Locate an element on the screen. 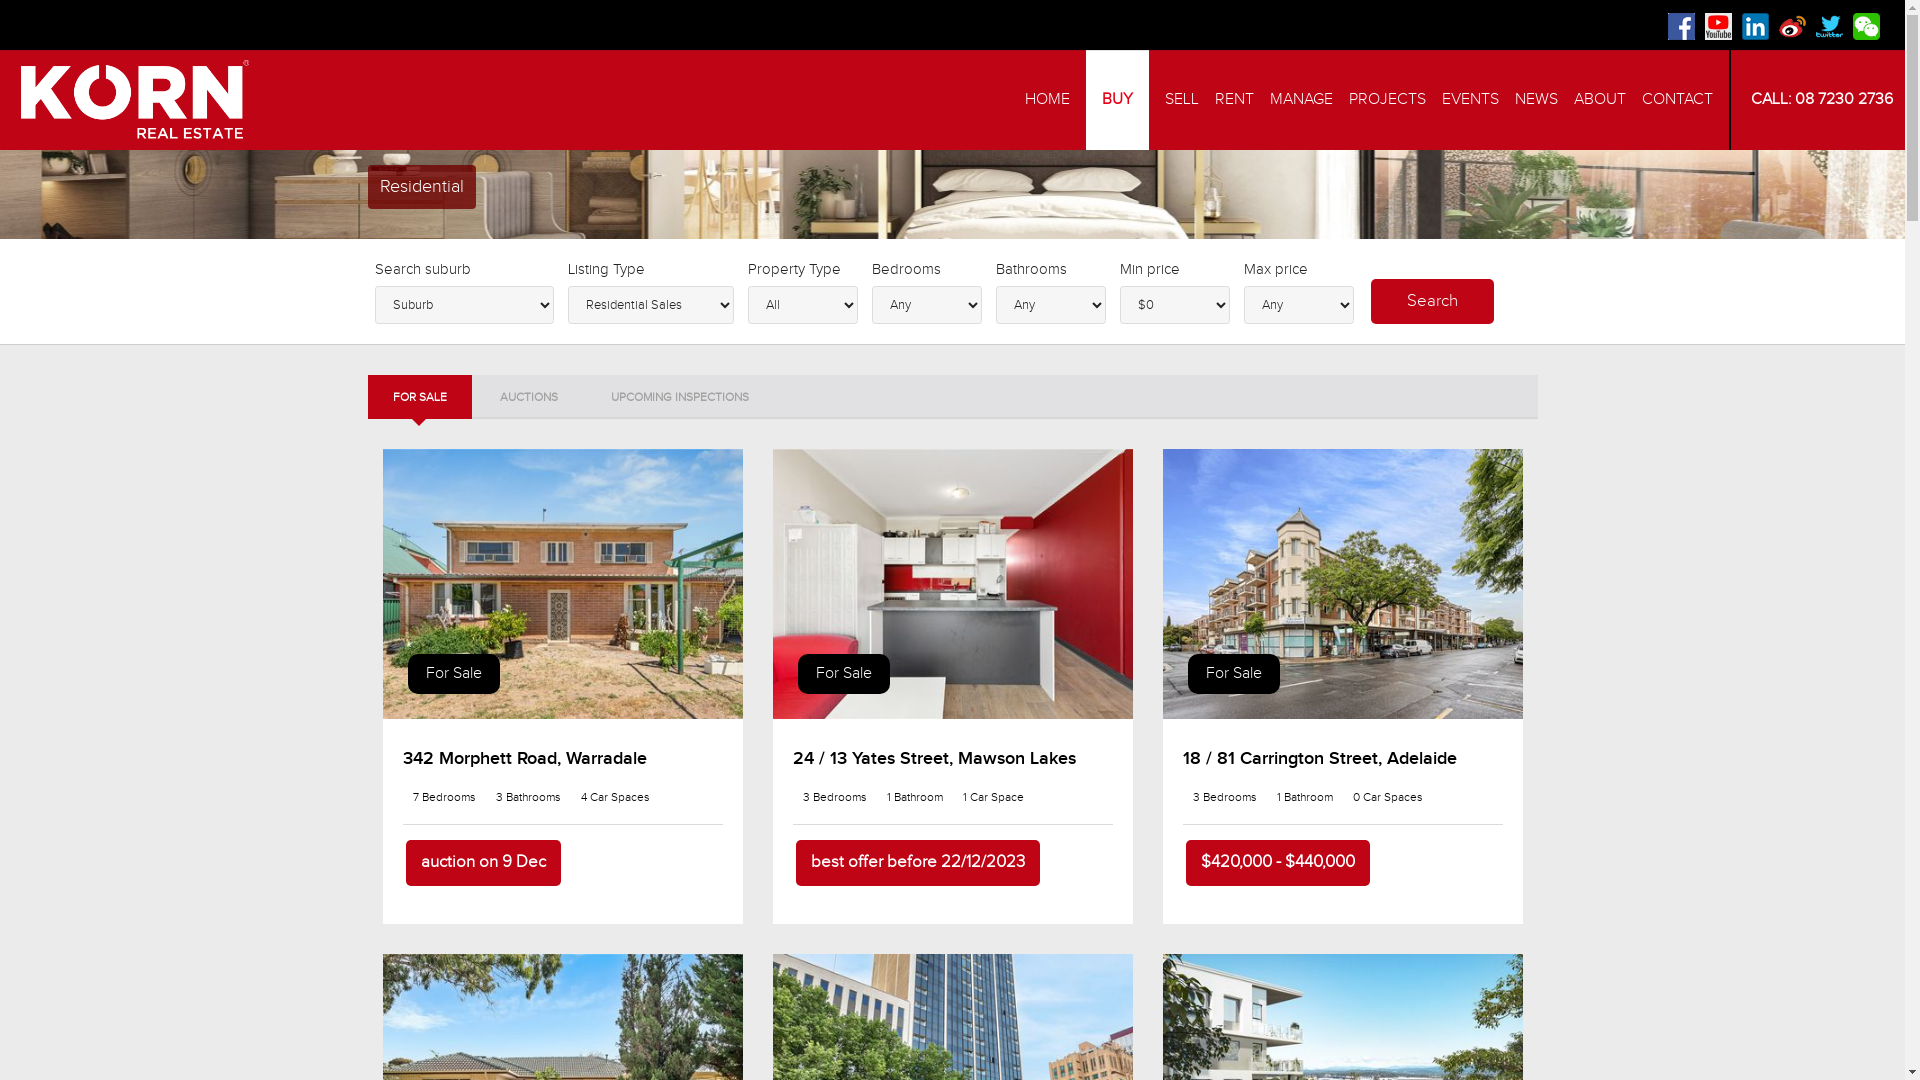 The image size is (1920, 1080). 'best offer before 22/12/2023' is located at coordinates (795, 862).